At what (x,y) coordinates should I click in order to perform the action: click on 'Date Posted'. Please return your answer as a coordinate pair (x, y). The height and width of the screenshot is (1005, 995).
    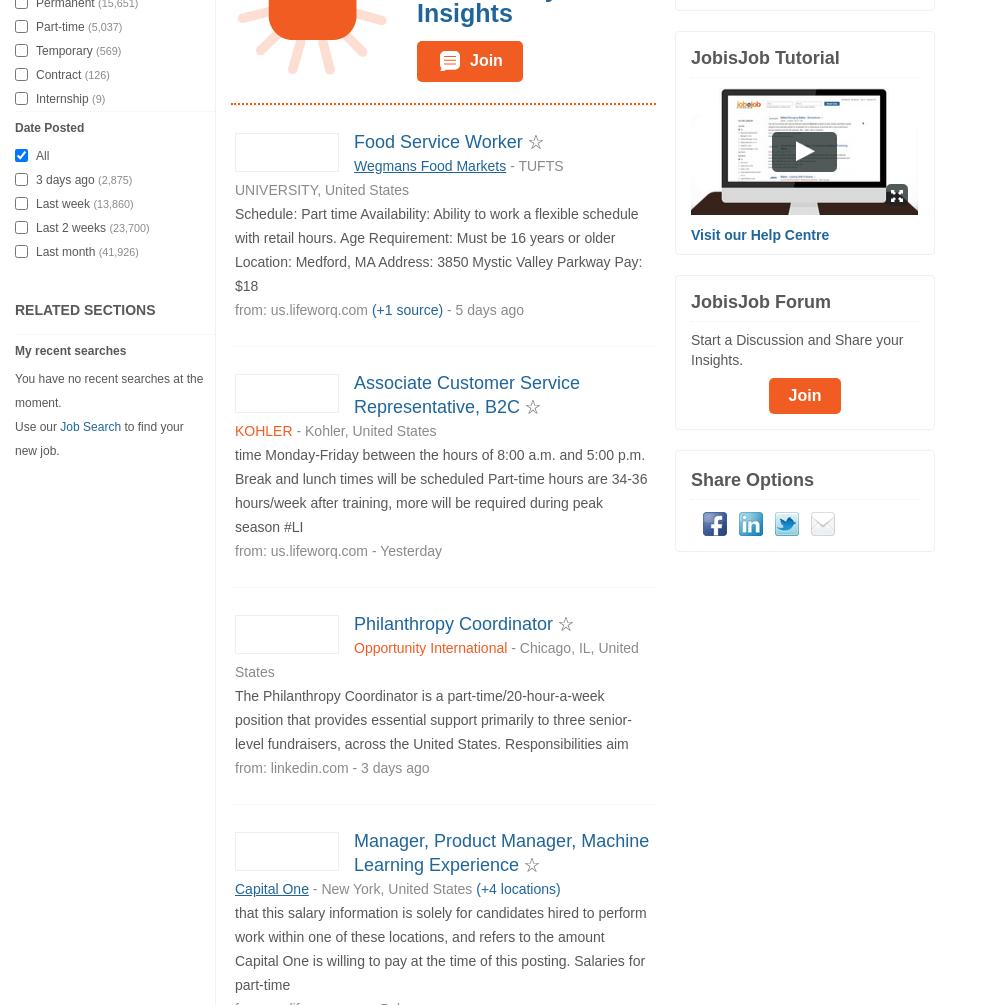
    Looking at the image, I should click on (15, 127).